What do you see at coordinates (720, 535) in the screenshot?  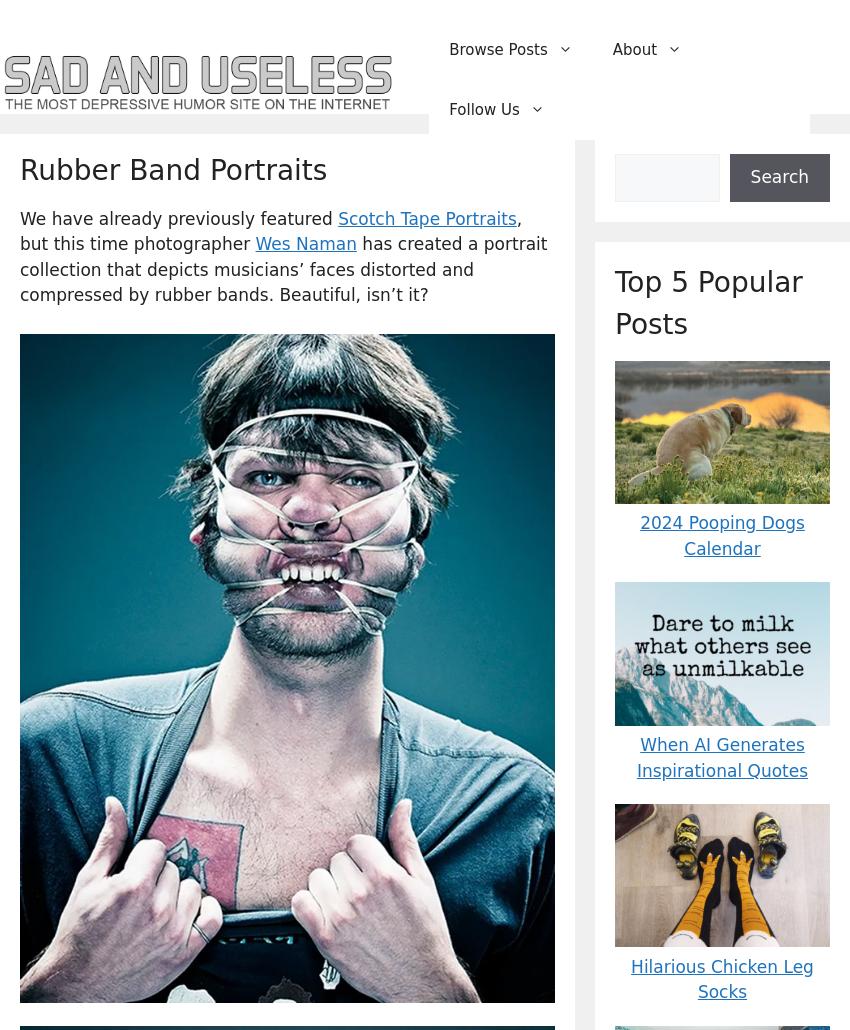 I see `'2024 Pooping Dogs Calendar'` at bounding box center [720, 535].